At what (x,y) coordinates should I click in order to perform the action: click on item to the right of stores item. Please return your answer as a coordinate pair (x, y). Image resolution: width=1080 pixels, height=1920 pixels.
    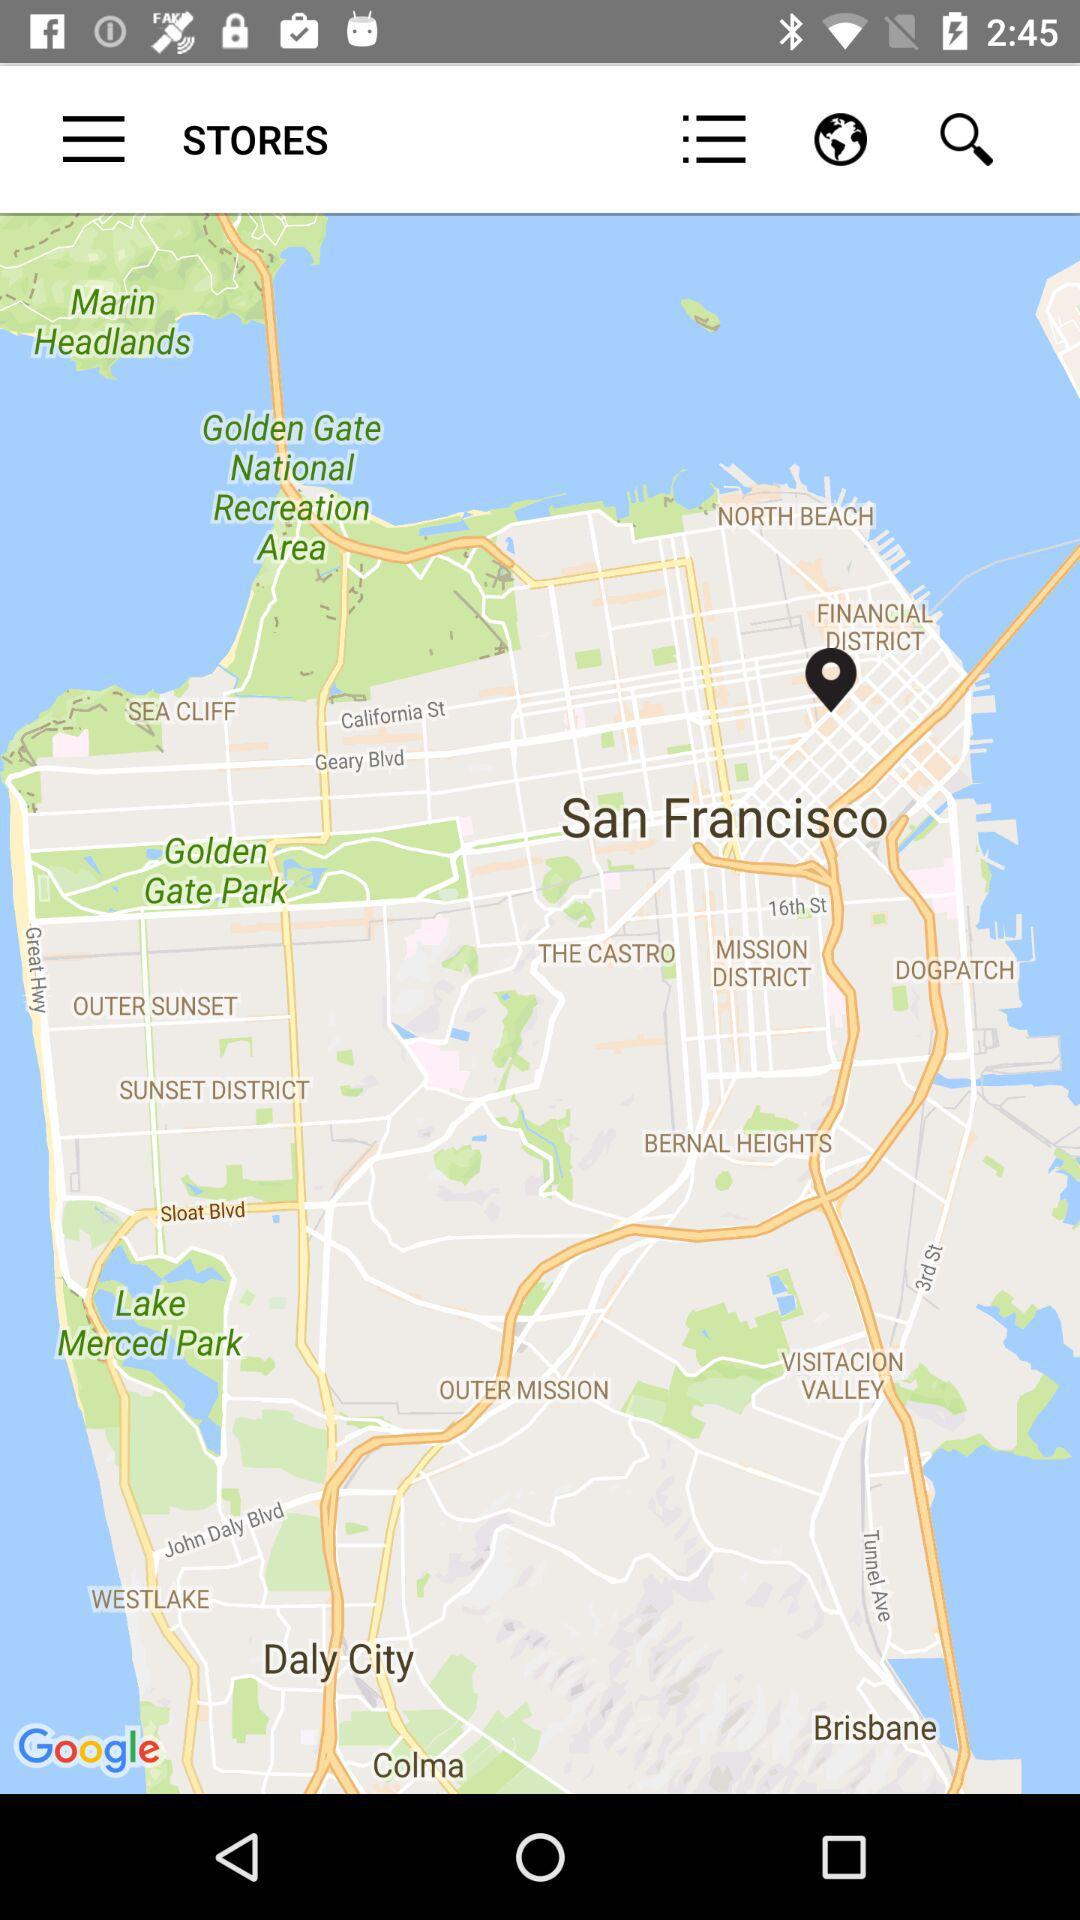
    Looking at the image, I should click on (713, 138).